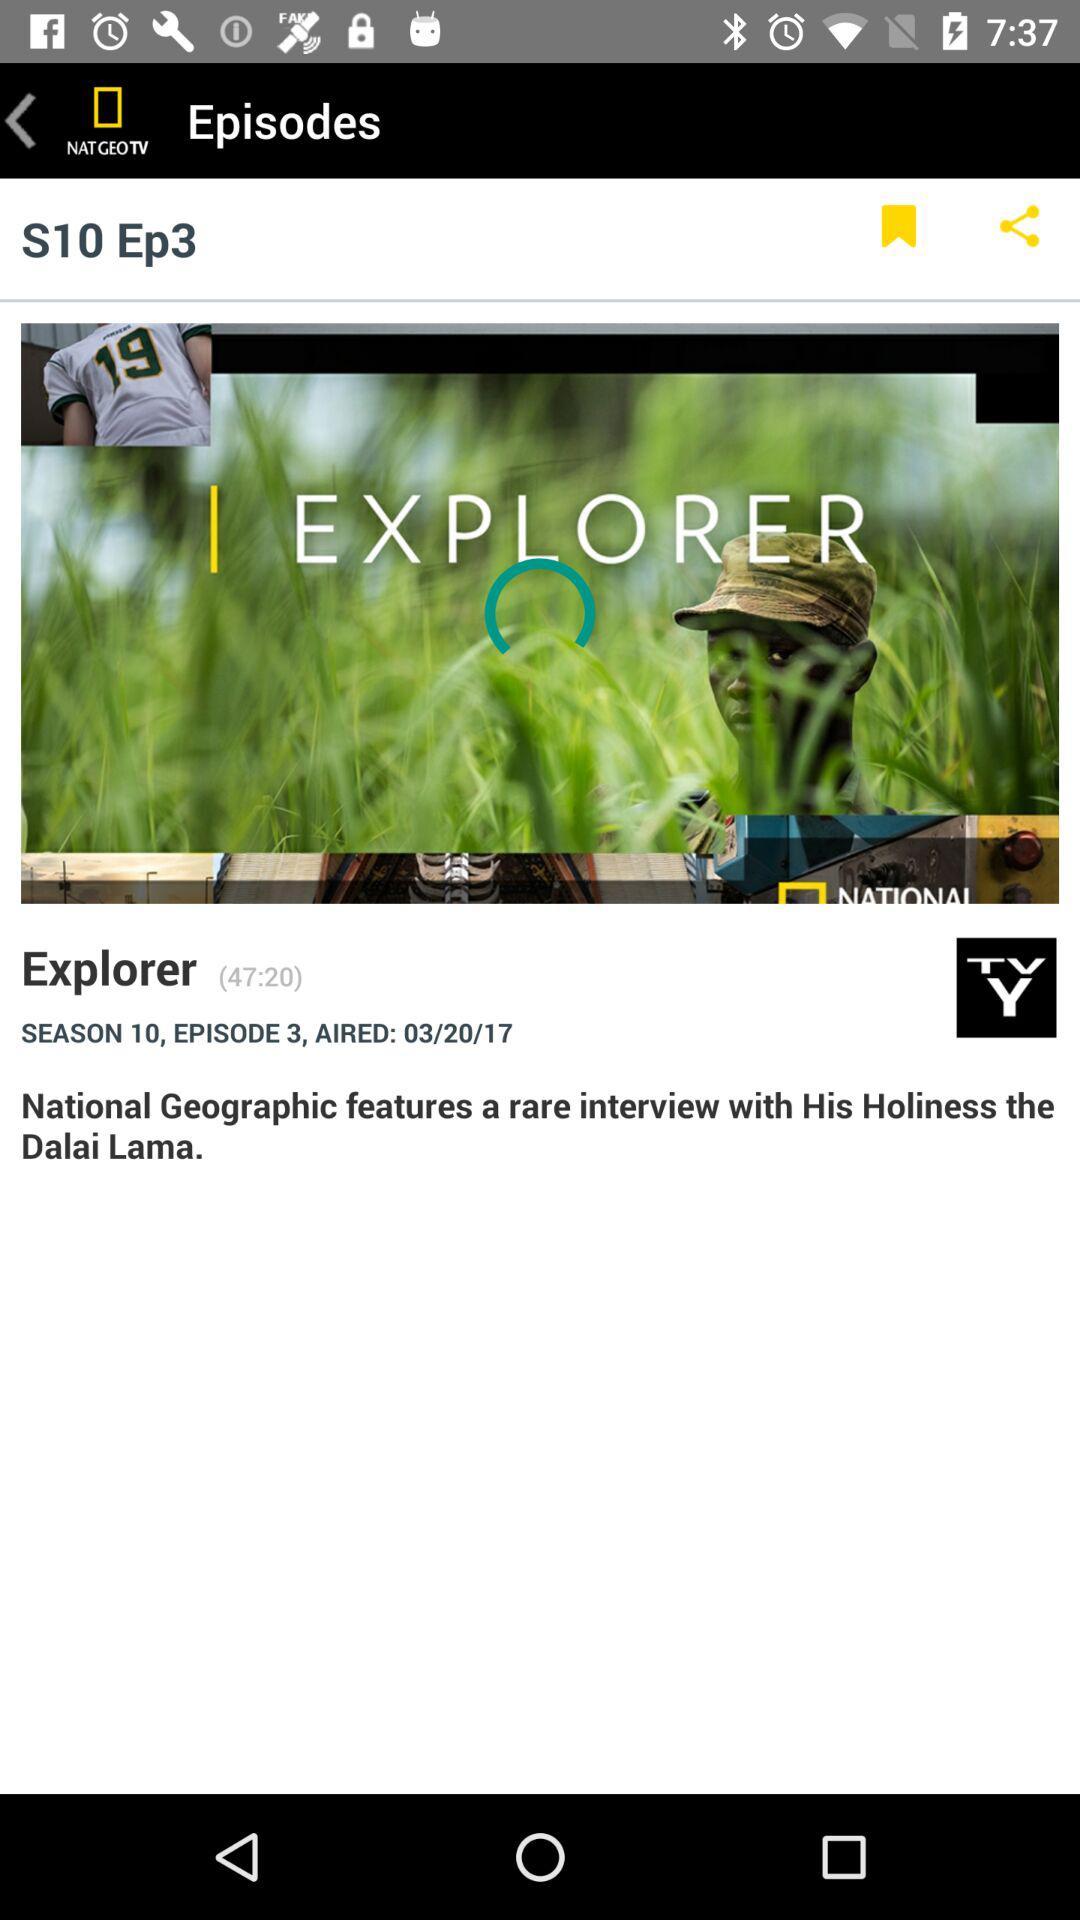 The image size is (1080, 1920). I want to click on item to the right of the s10 ep3, so click(897, 238).